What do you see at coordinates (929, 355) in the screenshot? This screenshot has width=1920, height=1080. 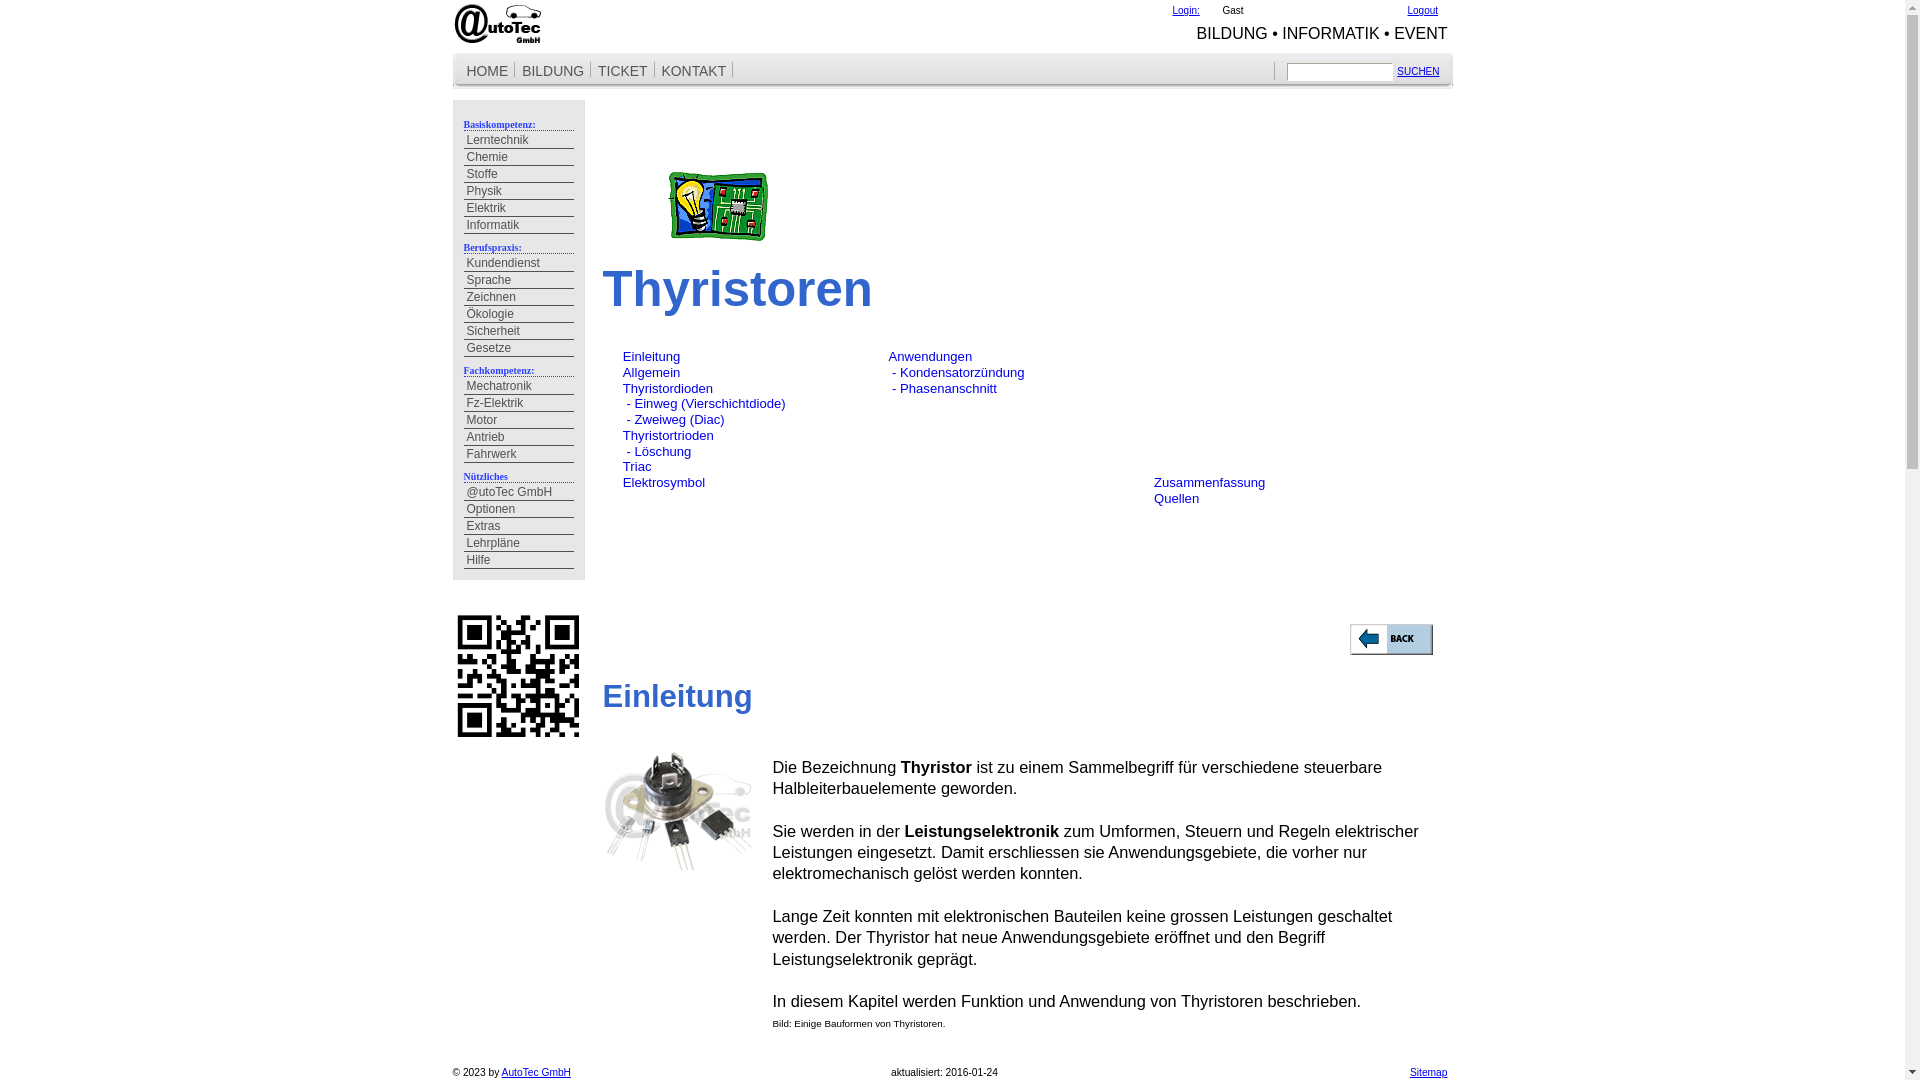 I see `'Anwendungen'` at bounding box center [929, 355].